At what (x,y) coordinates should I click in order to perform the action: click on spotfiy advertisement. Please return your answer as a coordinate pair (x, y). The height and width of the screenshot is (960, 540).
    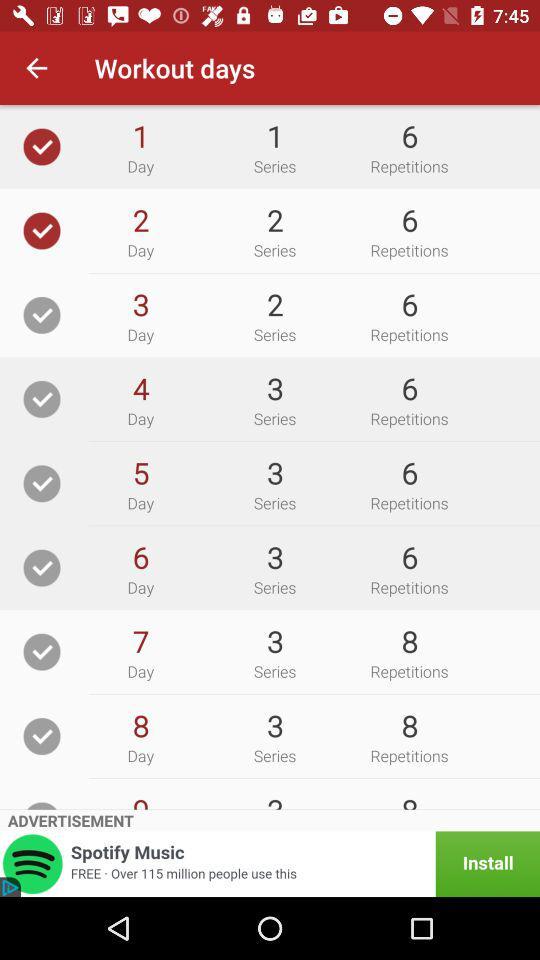
    Looking at the image, I should click on (270, 863).